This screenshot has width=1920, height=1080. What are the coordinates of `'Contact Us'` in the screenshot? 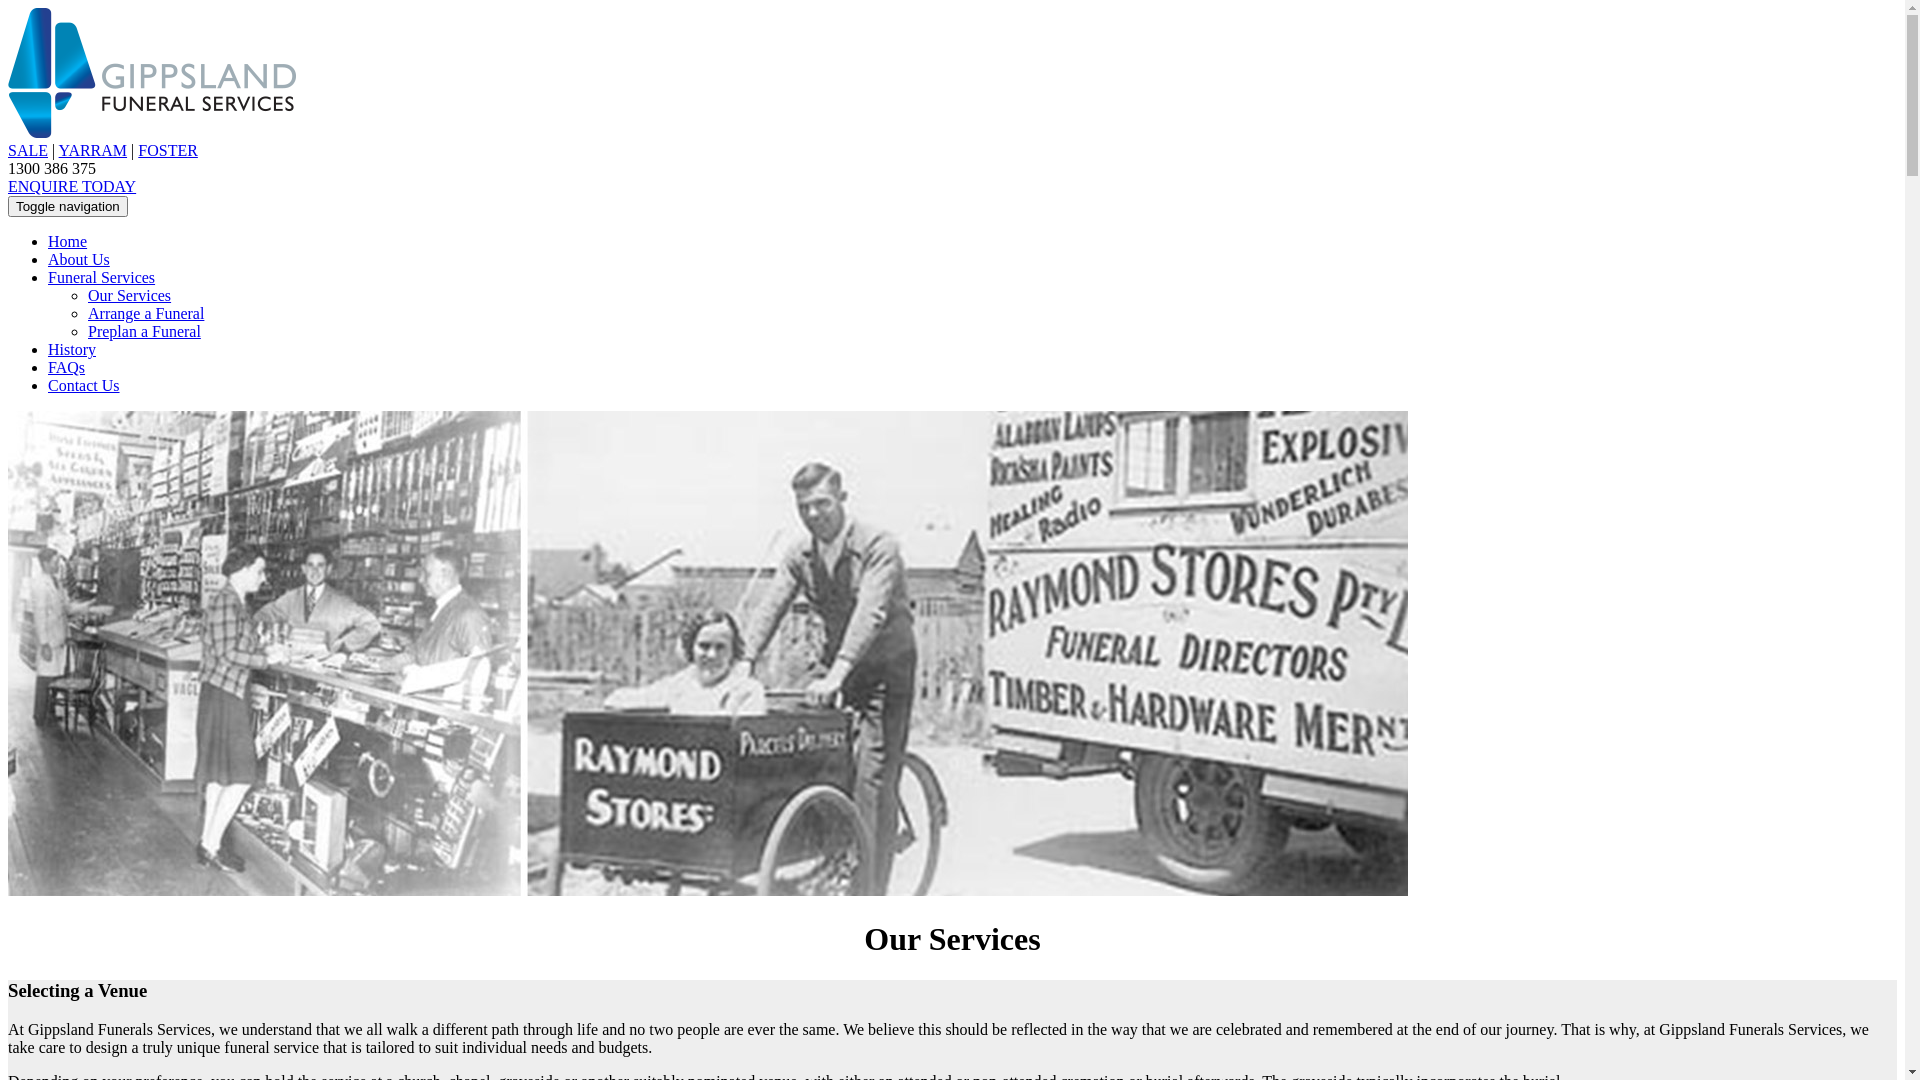 It's located at (82, 385).